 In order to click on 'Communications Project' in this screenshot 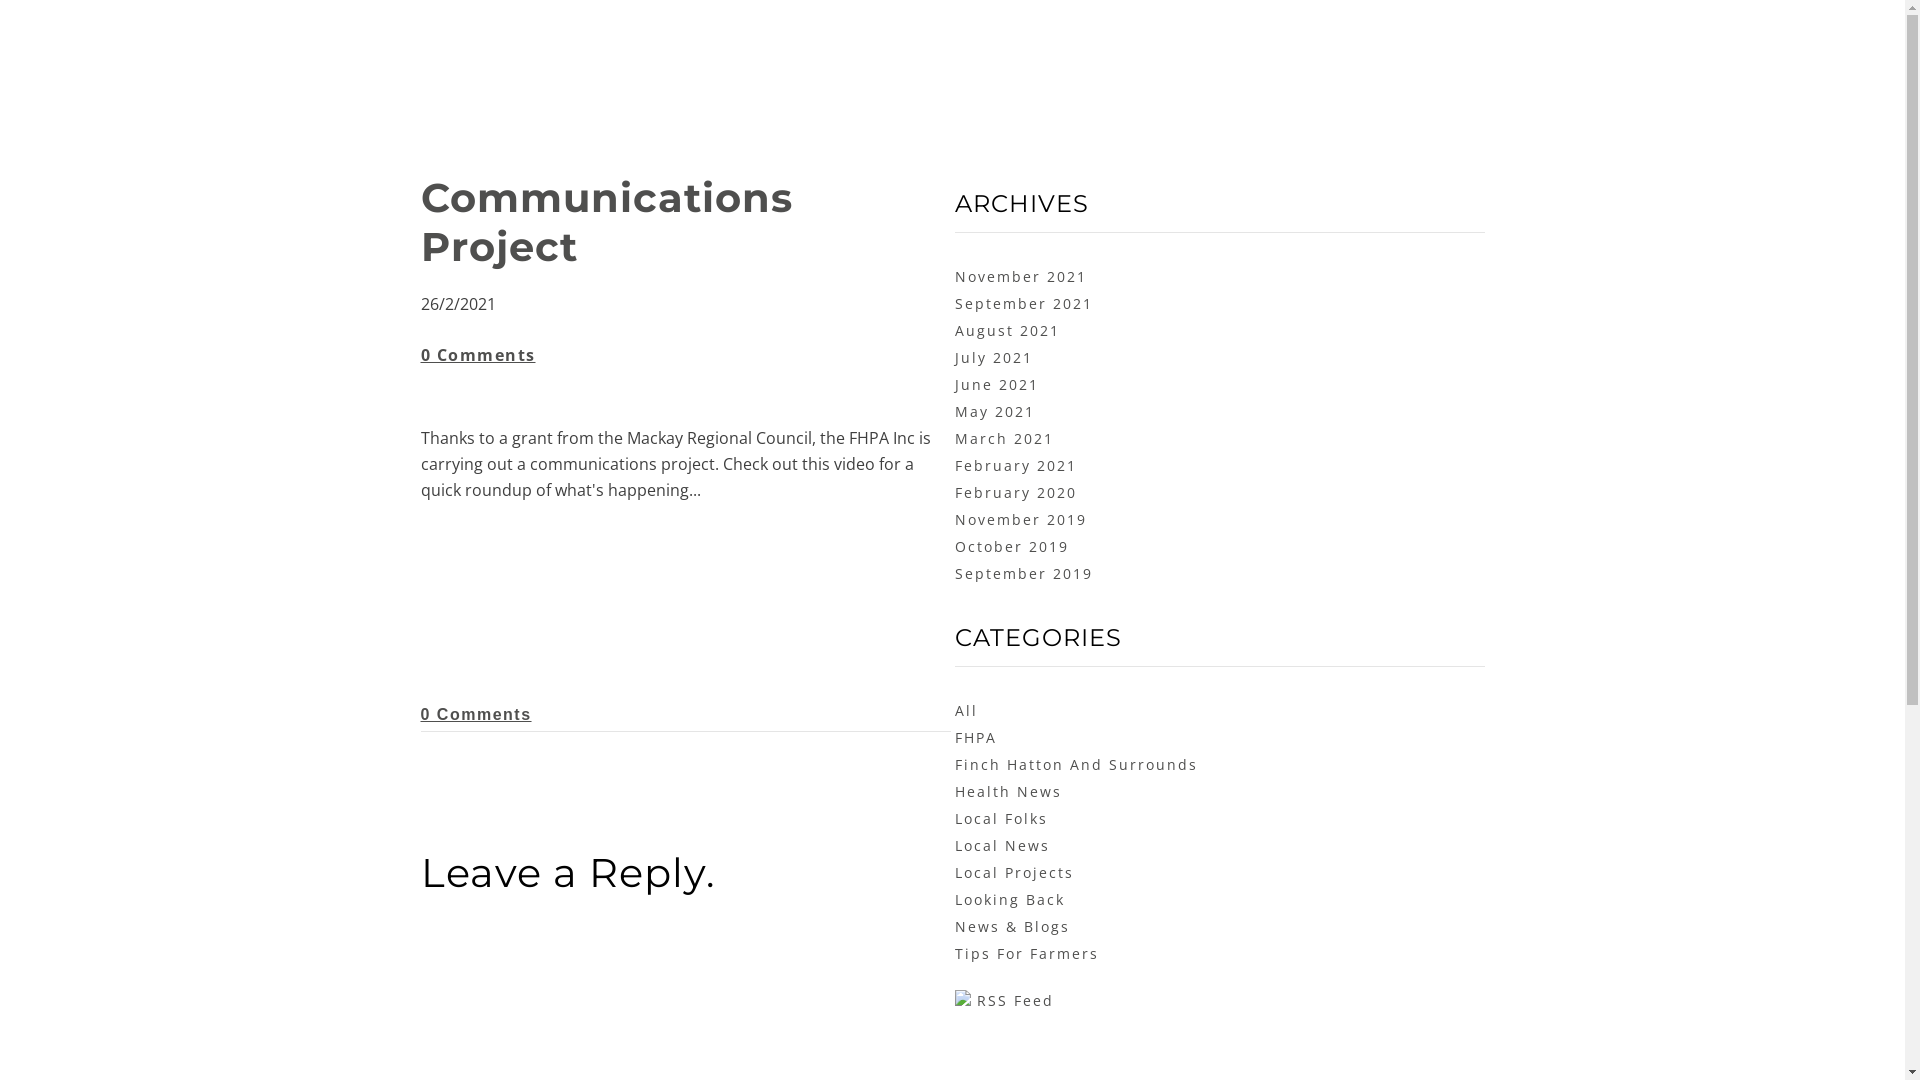, I will do `click(604, 222)`.